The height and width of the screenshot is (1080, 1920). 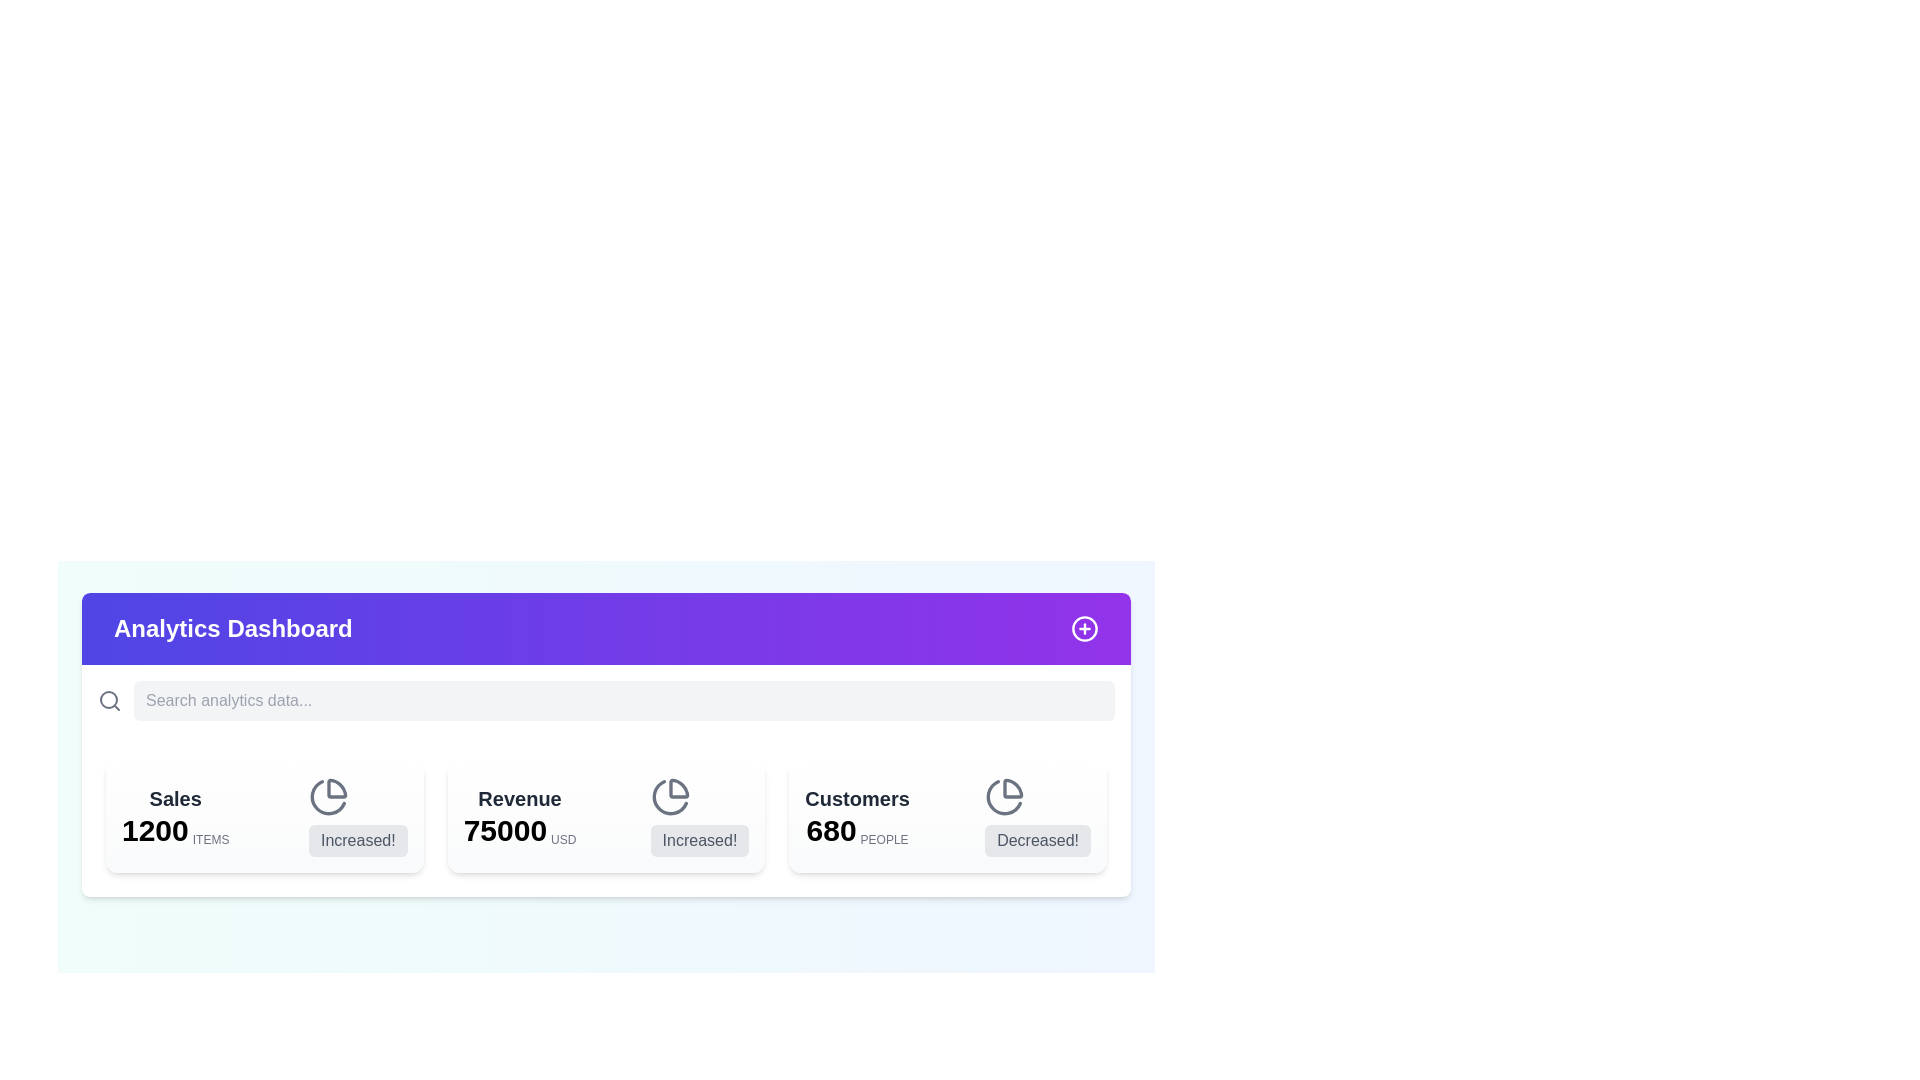 I want to click on the second segment of the pie chart icon with a light gray stroke located in the 'Customers' card on the right-most side of the analytics dashboard, so click(x=1004, y=796).